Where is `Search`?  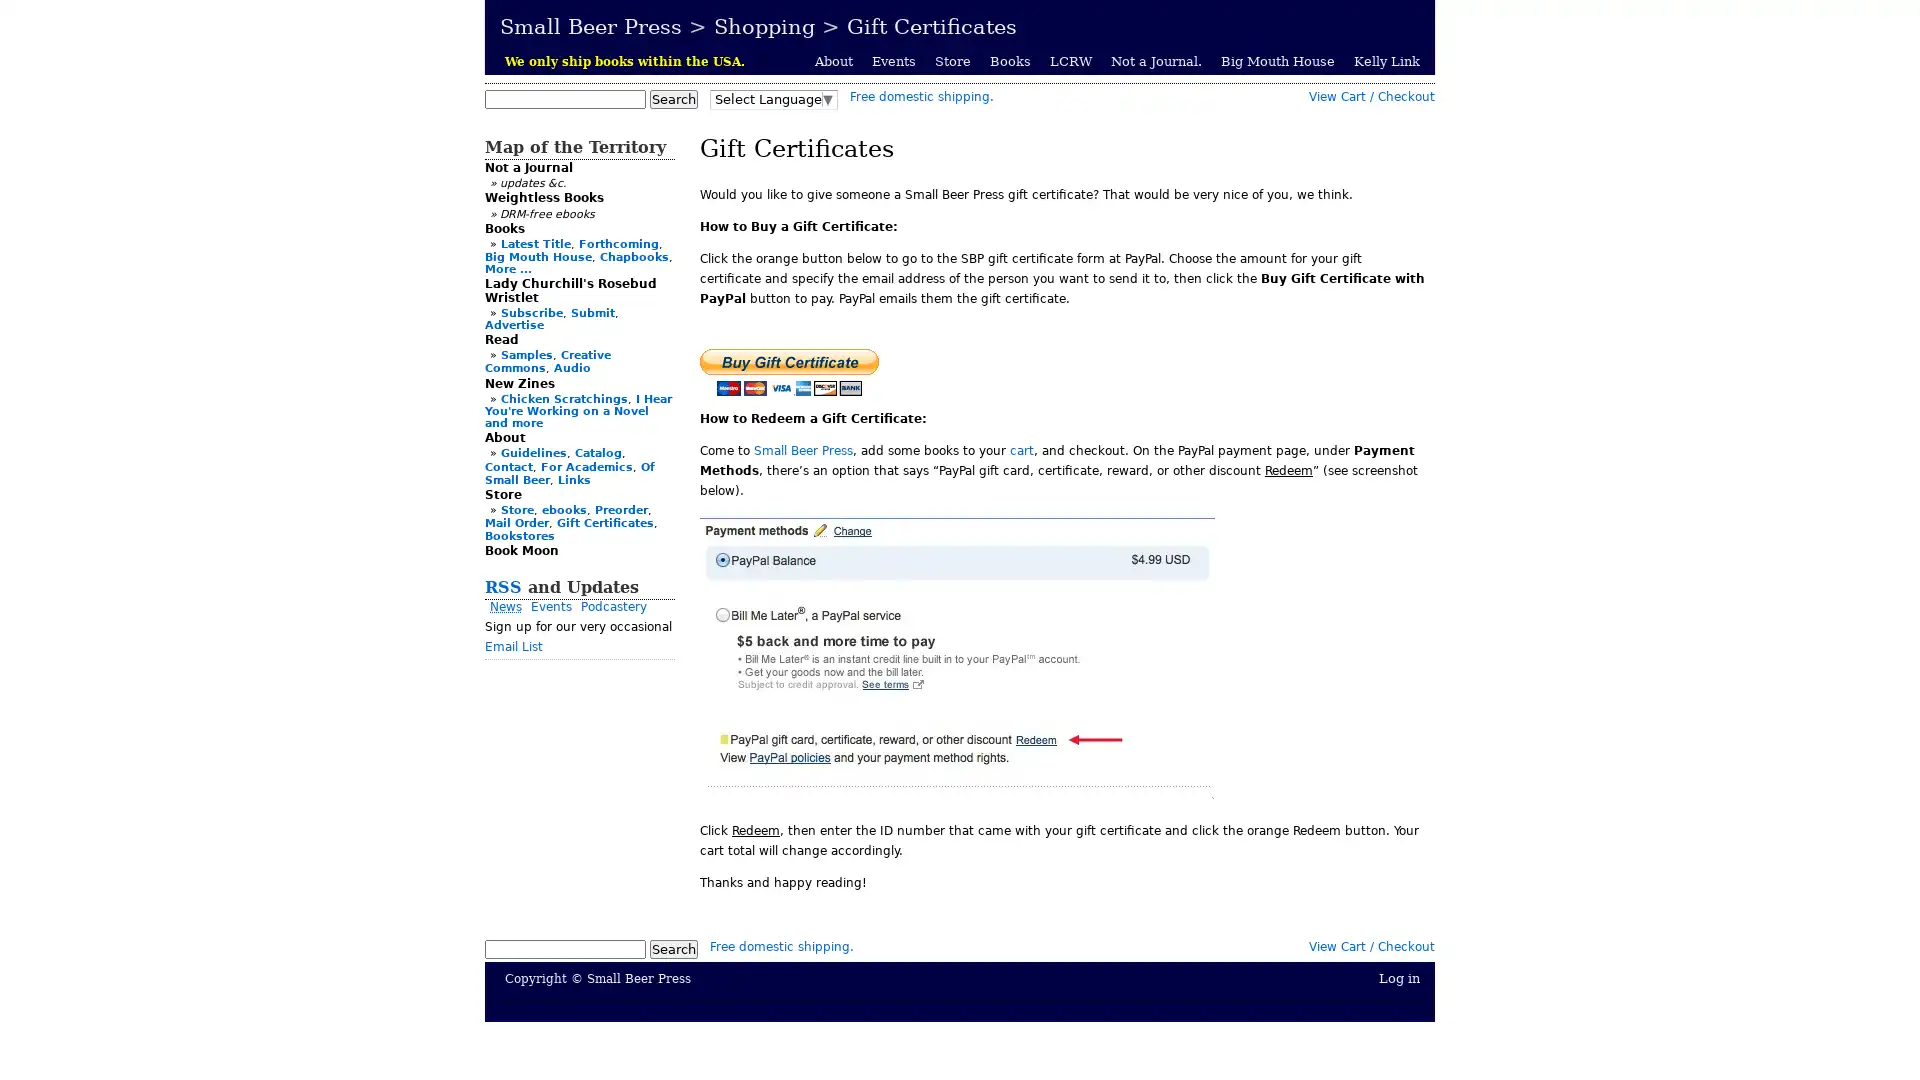 Search is located at coordinates (673, 99).